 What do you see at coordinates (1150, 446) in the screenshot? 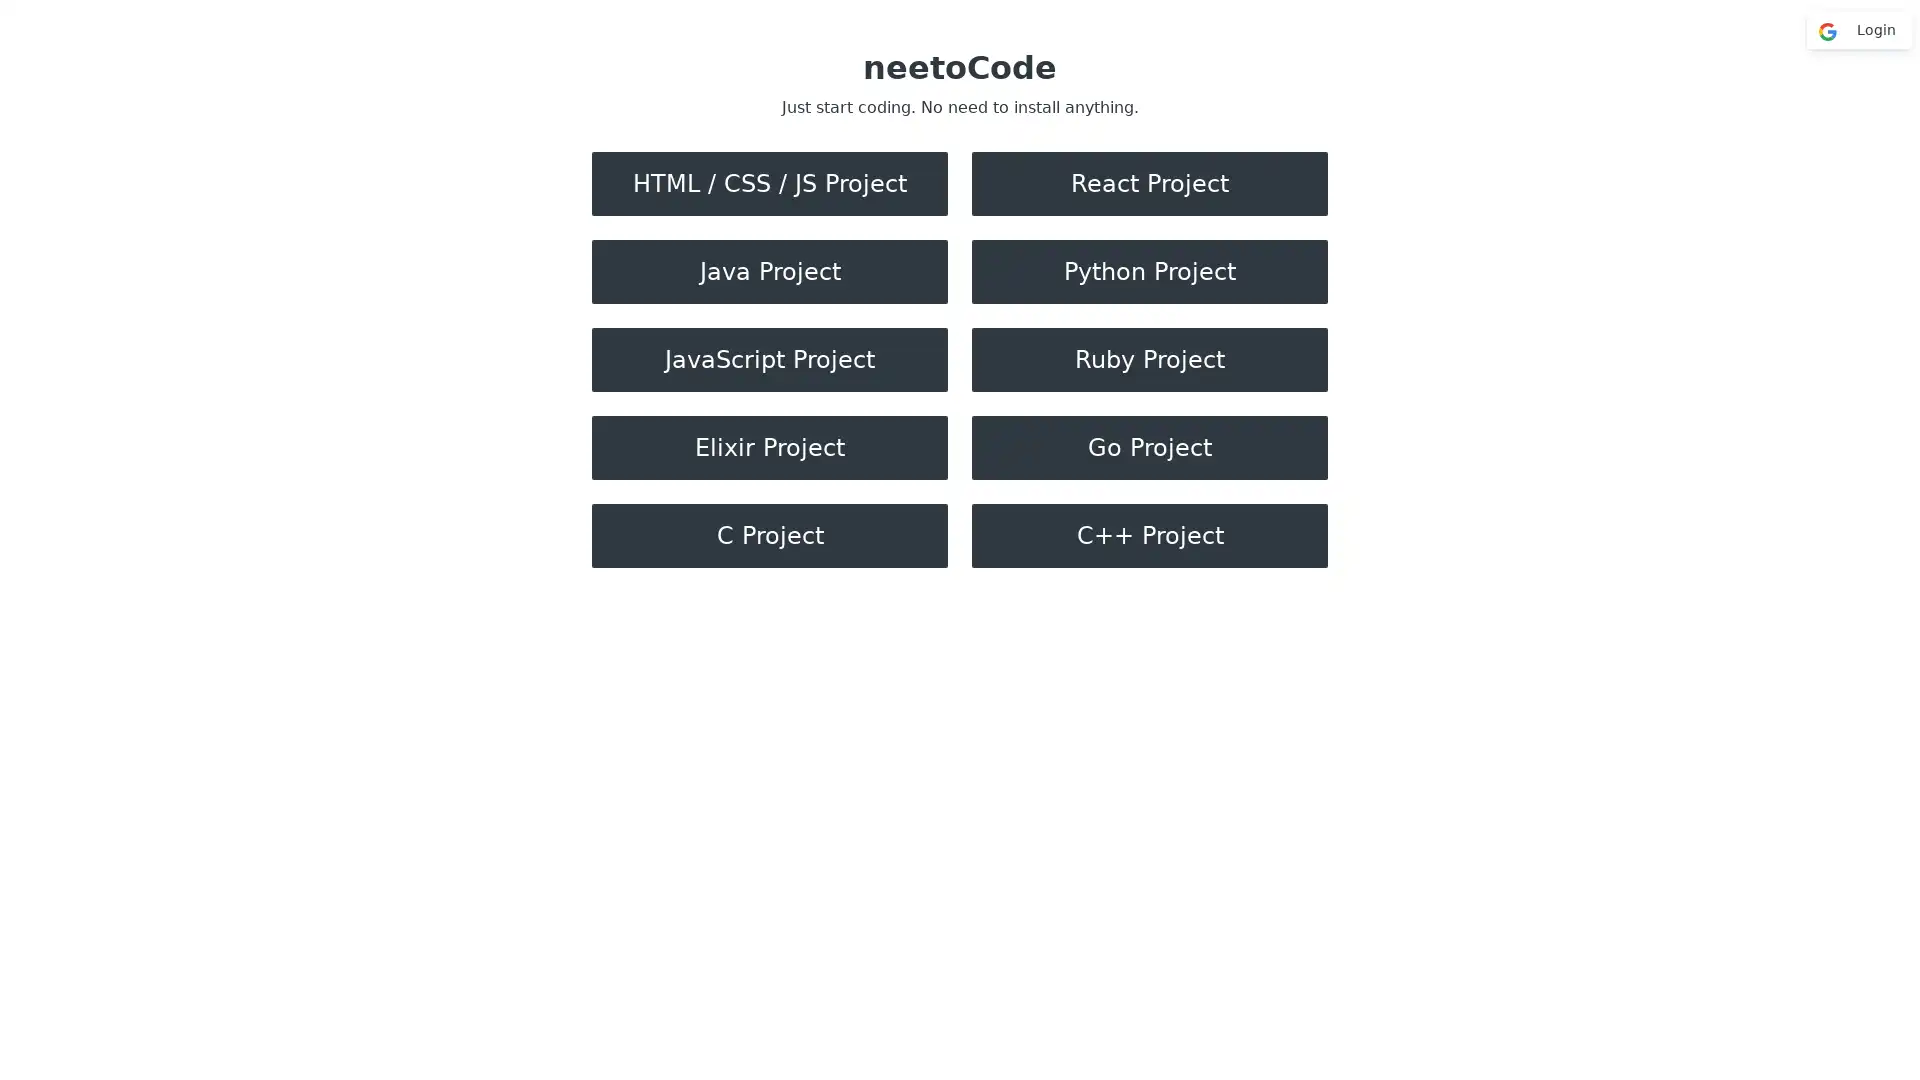
I see `Go Project` at bounding box center [1150, 446].